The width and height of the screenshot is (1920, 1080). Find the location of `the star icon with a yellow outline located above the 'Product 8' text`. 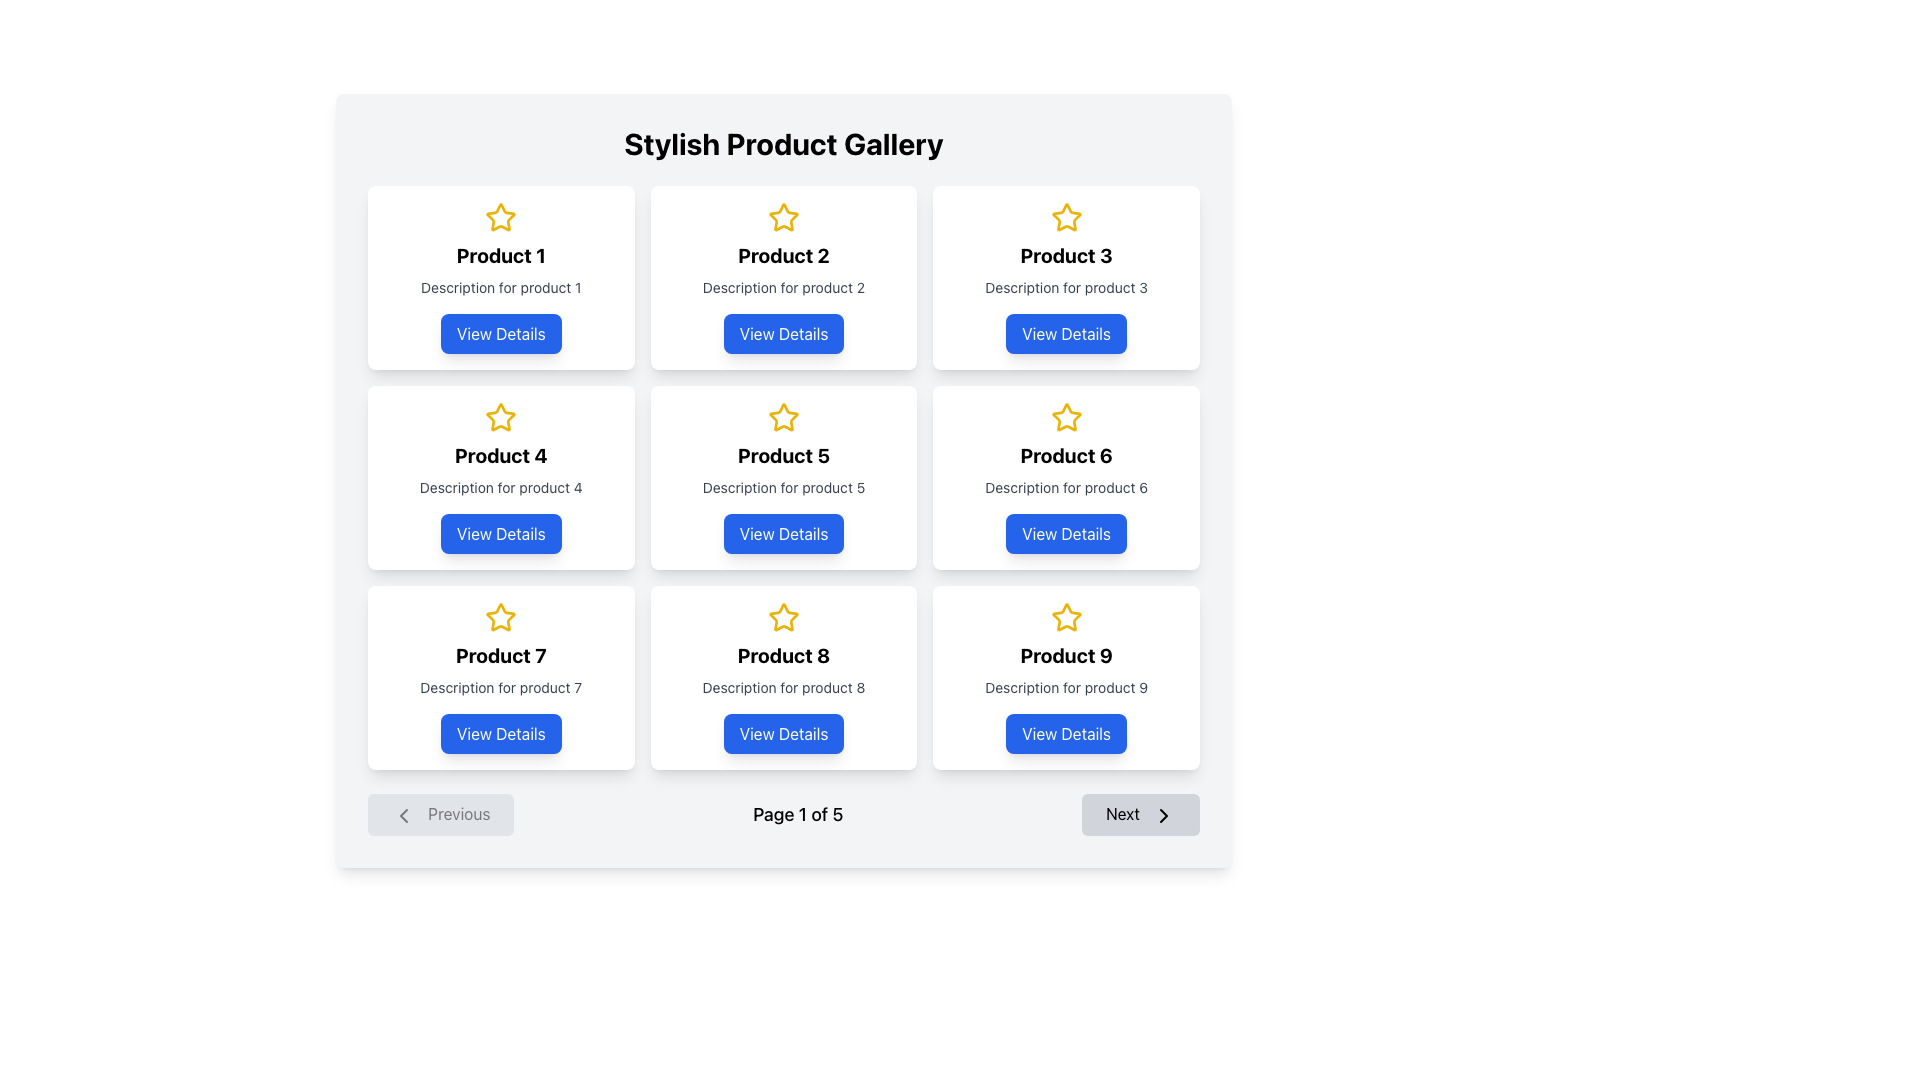

the star icon with a yellow outline located above the 'Product 8' text is located at coordinates (782, 616).